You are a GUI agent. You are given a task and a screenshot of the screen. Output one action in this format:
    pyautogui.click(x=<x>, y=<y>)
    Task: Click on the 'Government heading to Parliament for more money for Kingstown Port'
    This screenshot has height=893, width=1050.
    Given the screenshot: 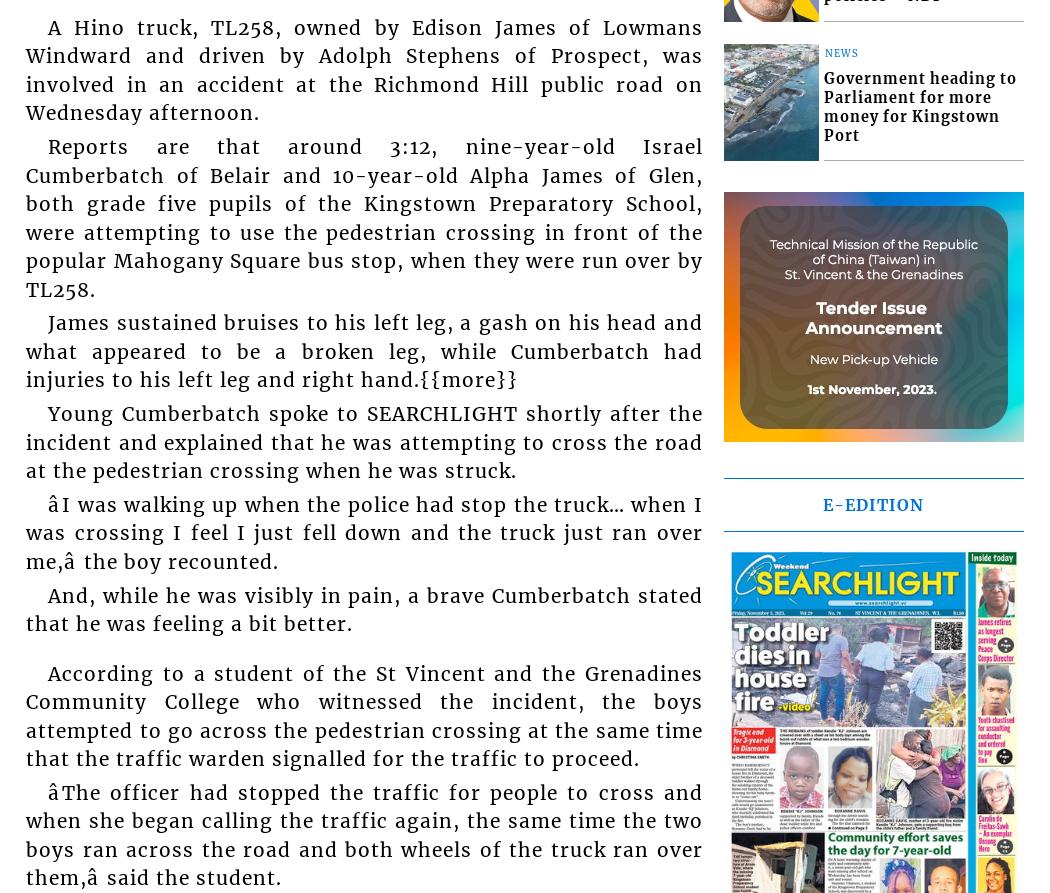 What is the action you would take?
    pyautogui.click(x=821, y=106)
    